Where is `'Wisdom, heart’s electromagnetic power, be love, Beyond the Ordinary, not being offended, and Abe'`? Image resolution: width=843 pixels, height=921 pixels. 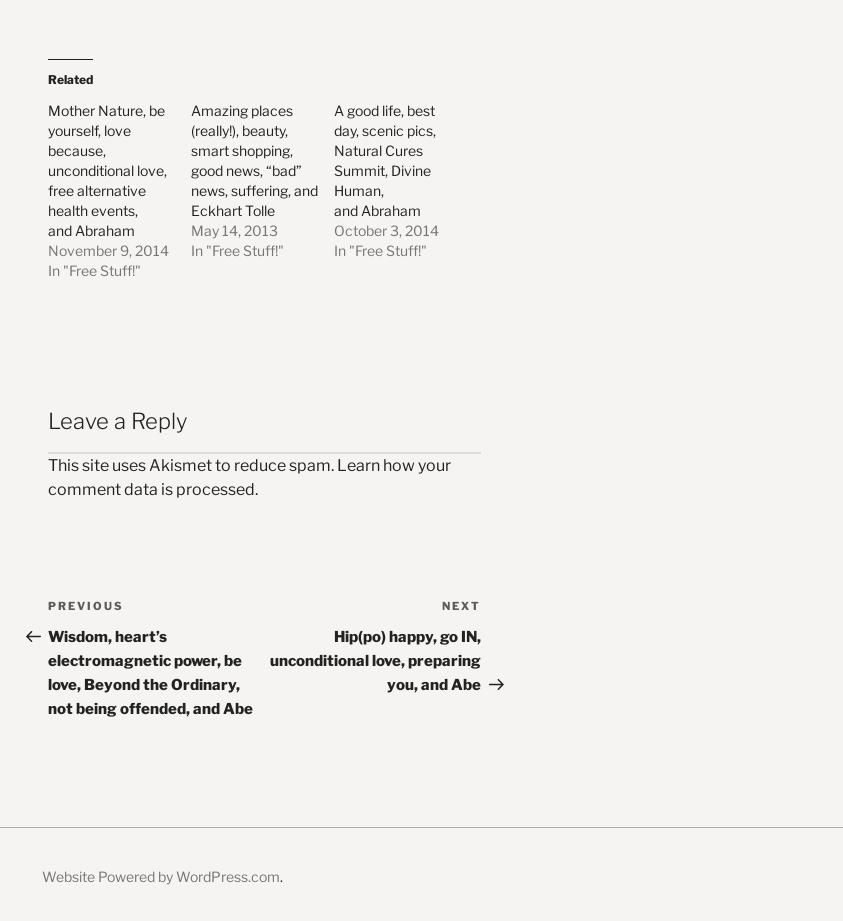 'Wisdom, heart’s electromagnetic power, be love, Beyond the Ordinary, not being offended, and Abe' is located at coordinates (150, 672).